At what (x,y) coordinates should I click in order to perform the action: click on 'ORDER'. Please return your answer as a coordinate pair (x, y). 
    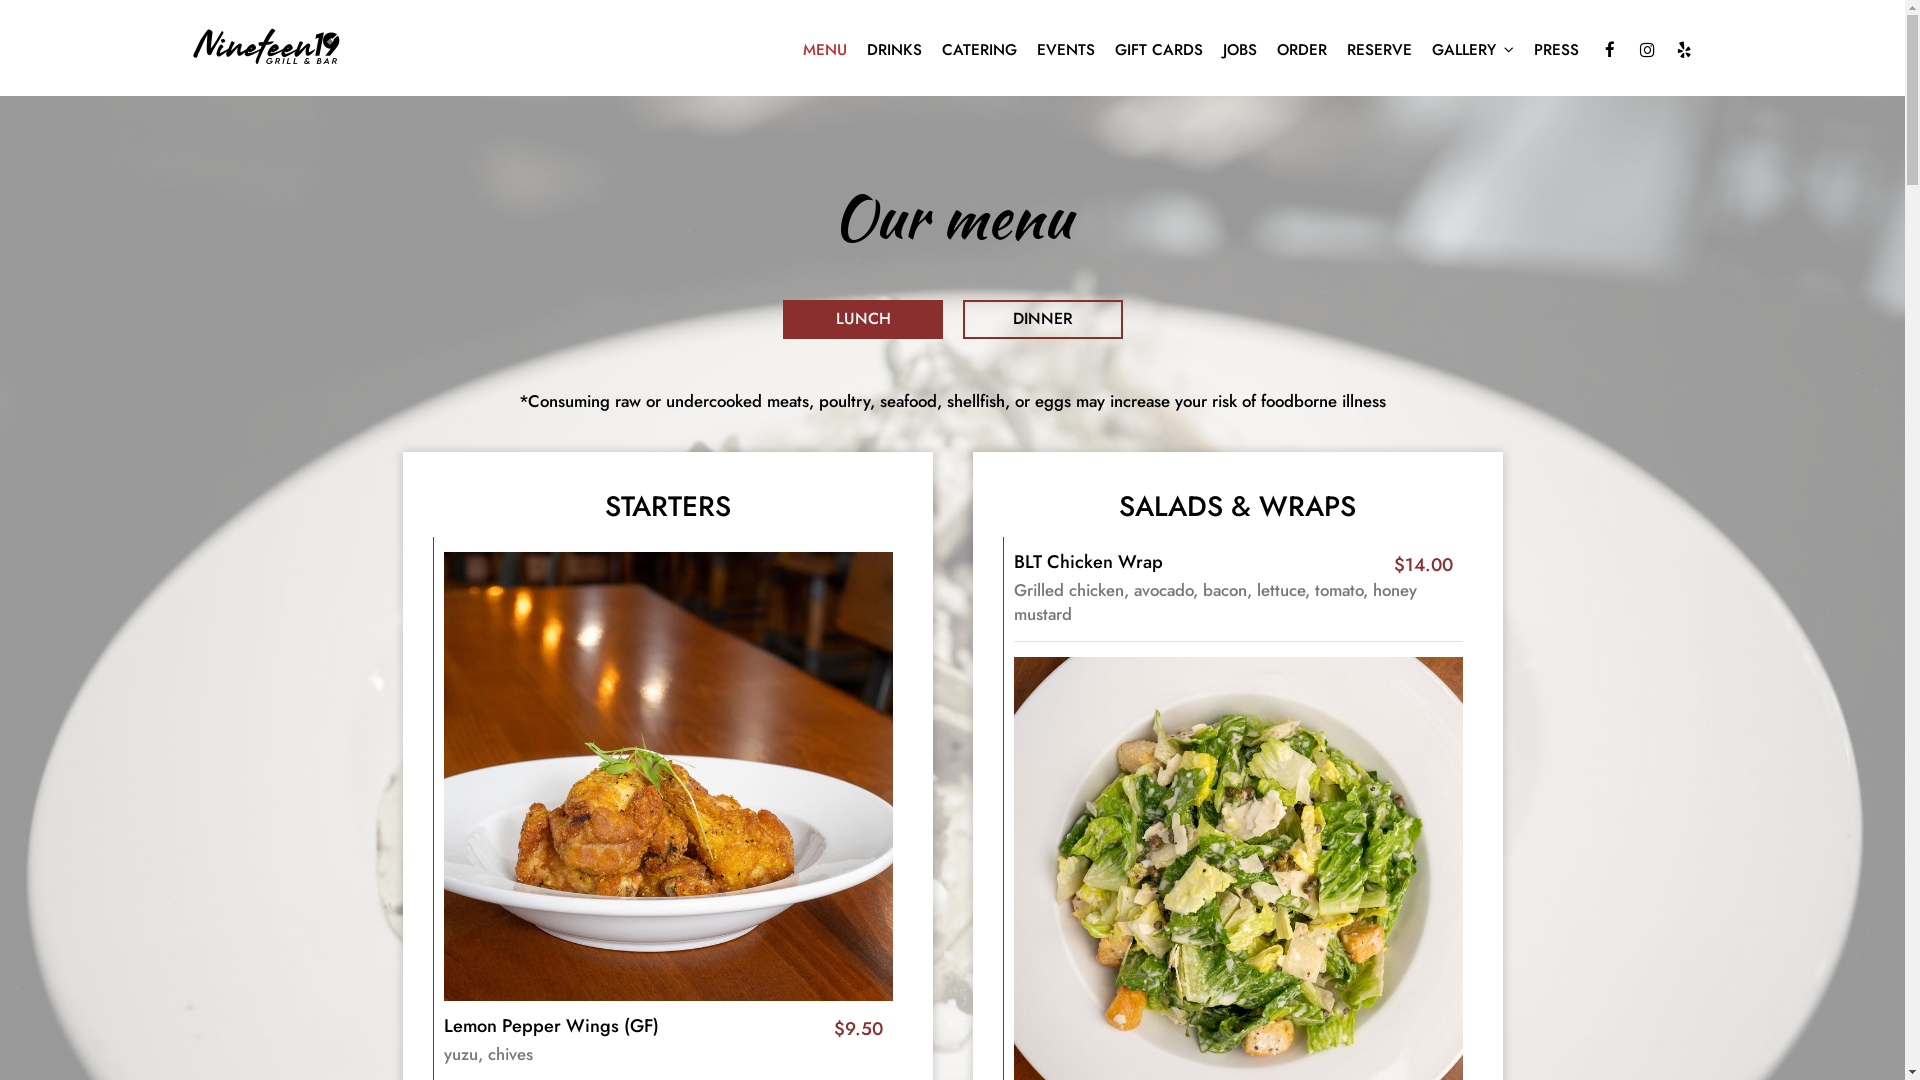
    Looking at the image, I should click on (1300, 49).